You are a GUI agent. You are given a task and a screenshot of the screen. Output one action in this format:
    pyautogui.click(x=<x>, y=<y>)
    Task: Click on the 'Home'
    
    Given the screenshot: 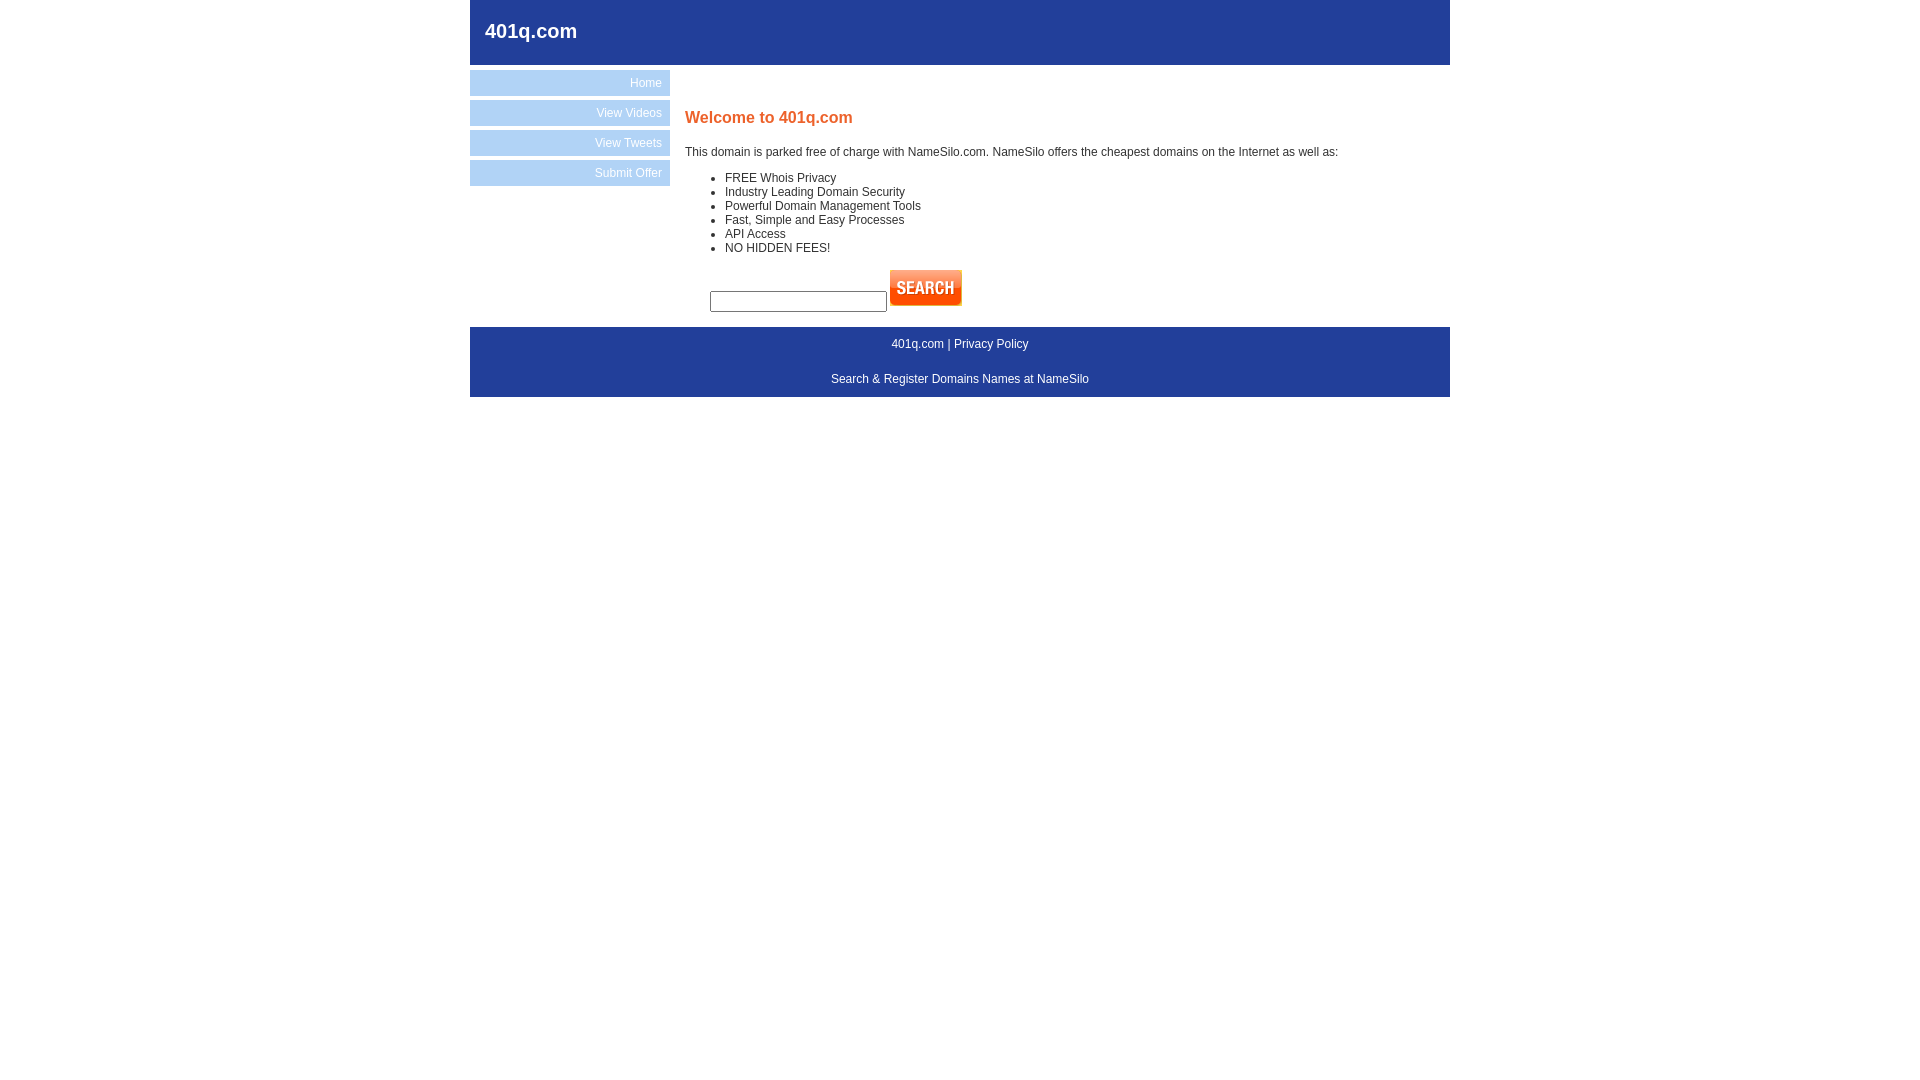 What is the action you would take?
    pyautogui.click(x=569, y=82)
    